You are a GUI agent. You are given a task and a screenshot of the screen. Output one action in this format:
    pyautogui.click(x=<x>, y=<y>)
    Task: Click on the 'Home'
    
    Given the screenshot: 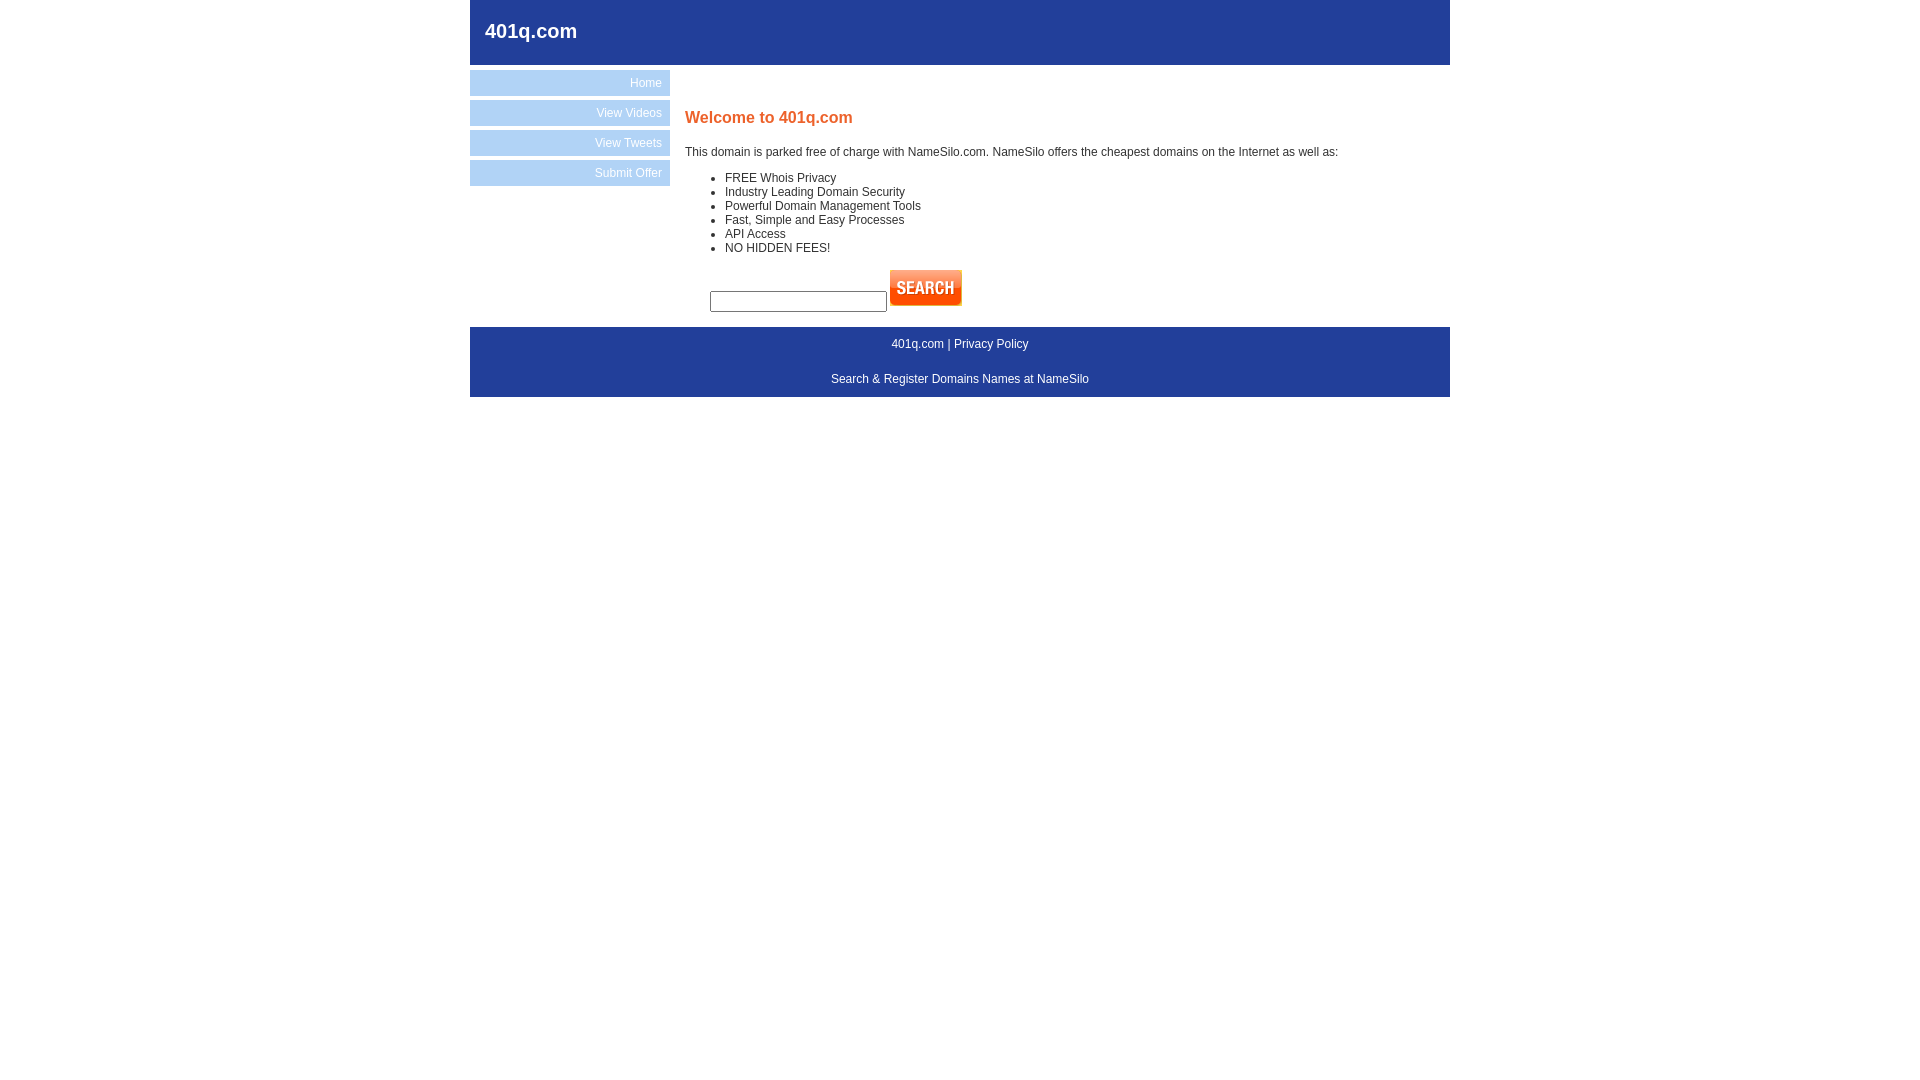 What is the action you would take?
    pyautogui.click(x=569, y=82)
    